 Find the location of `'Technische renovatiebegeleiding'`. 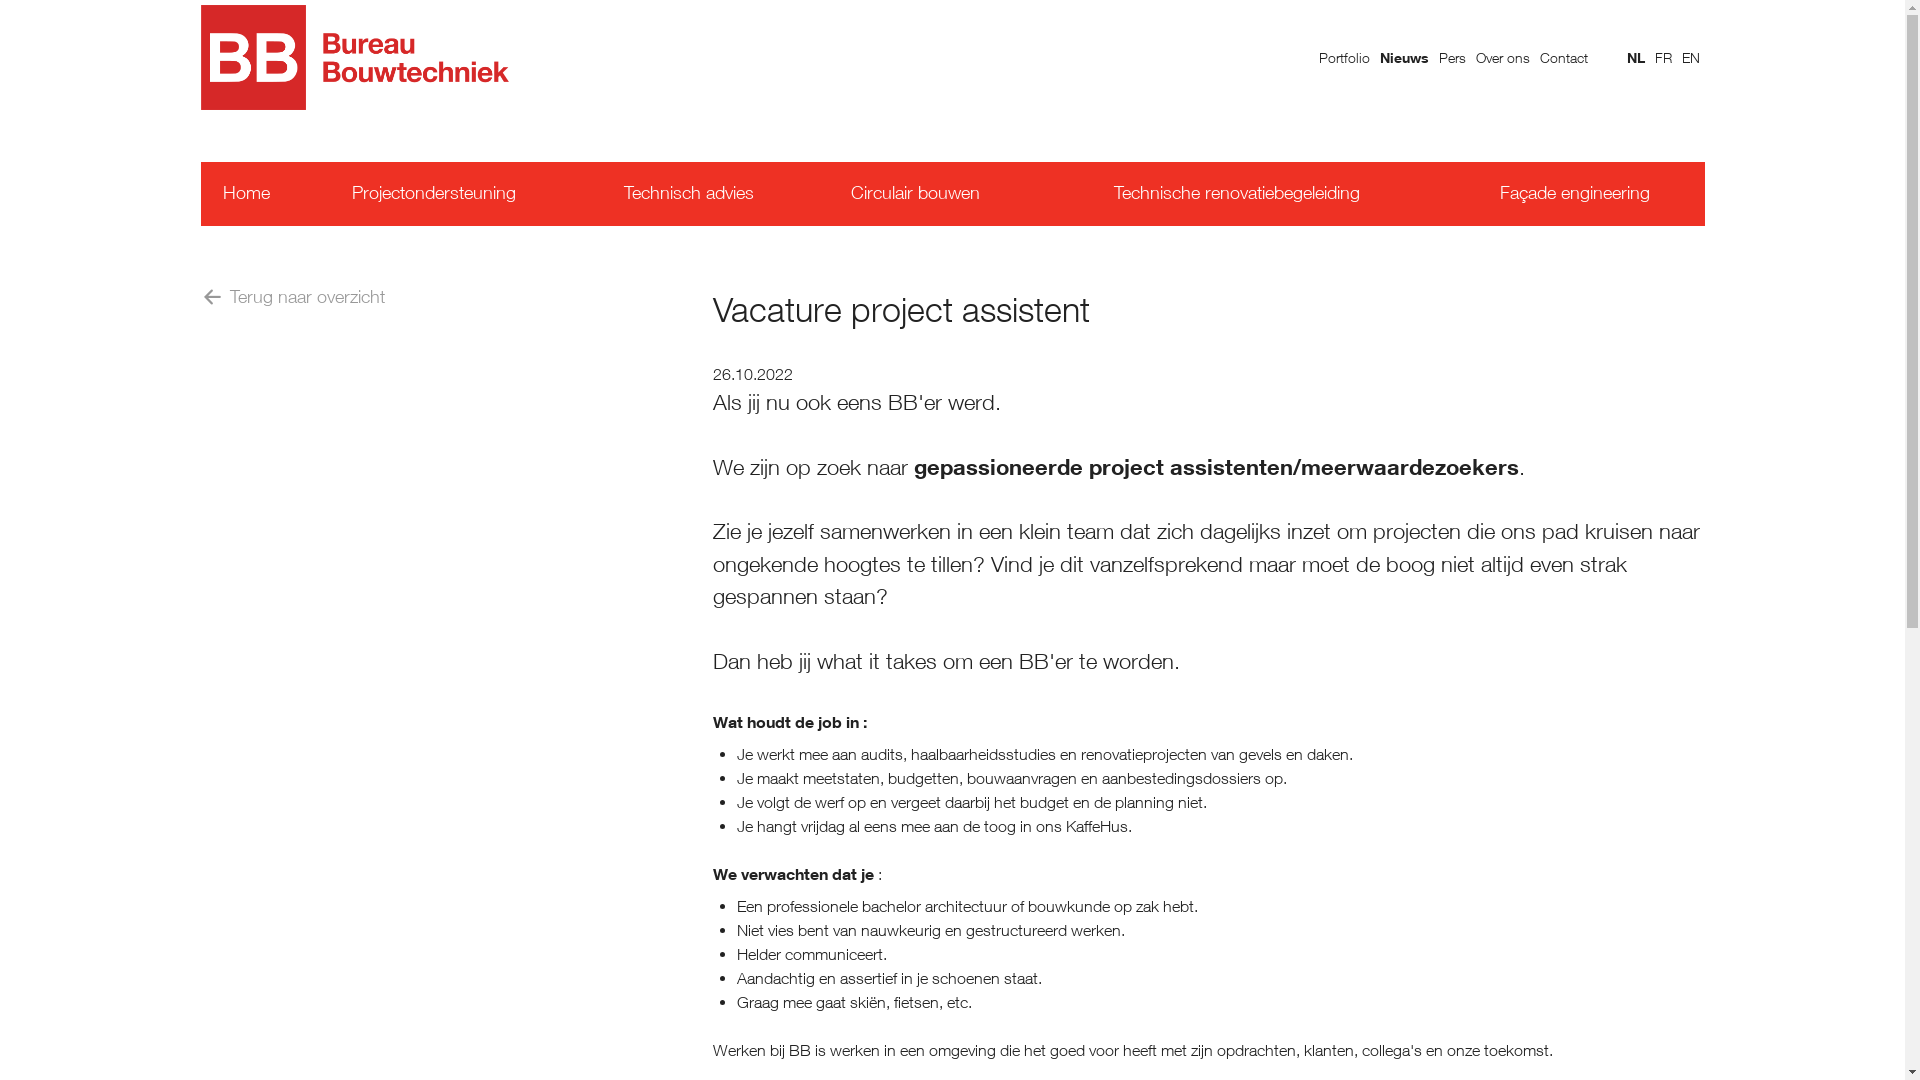

'Technische renovatiebegeleiding' is located at coordinates (1236, 193).